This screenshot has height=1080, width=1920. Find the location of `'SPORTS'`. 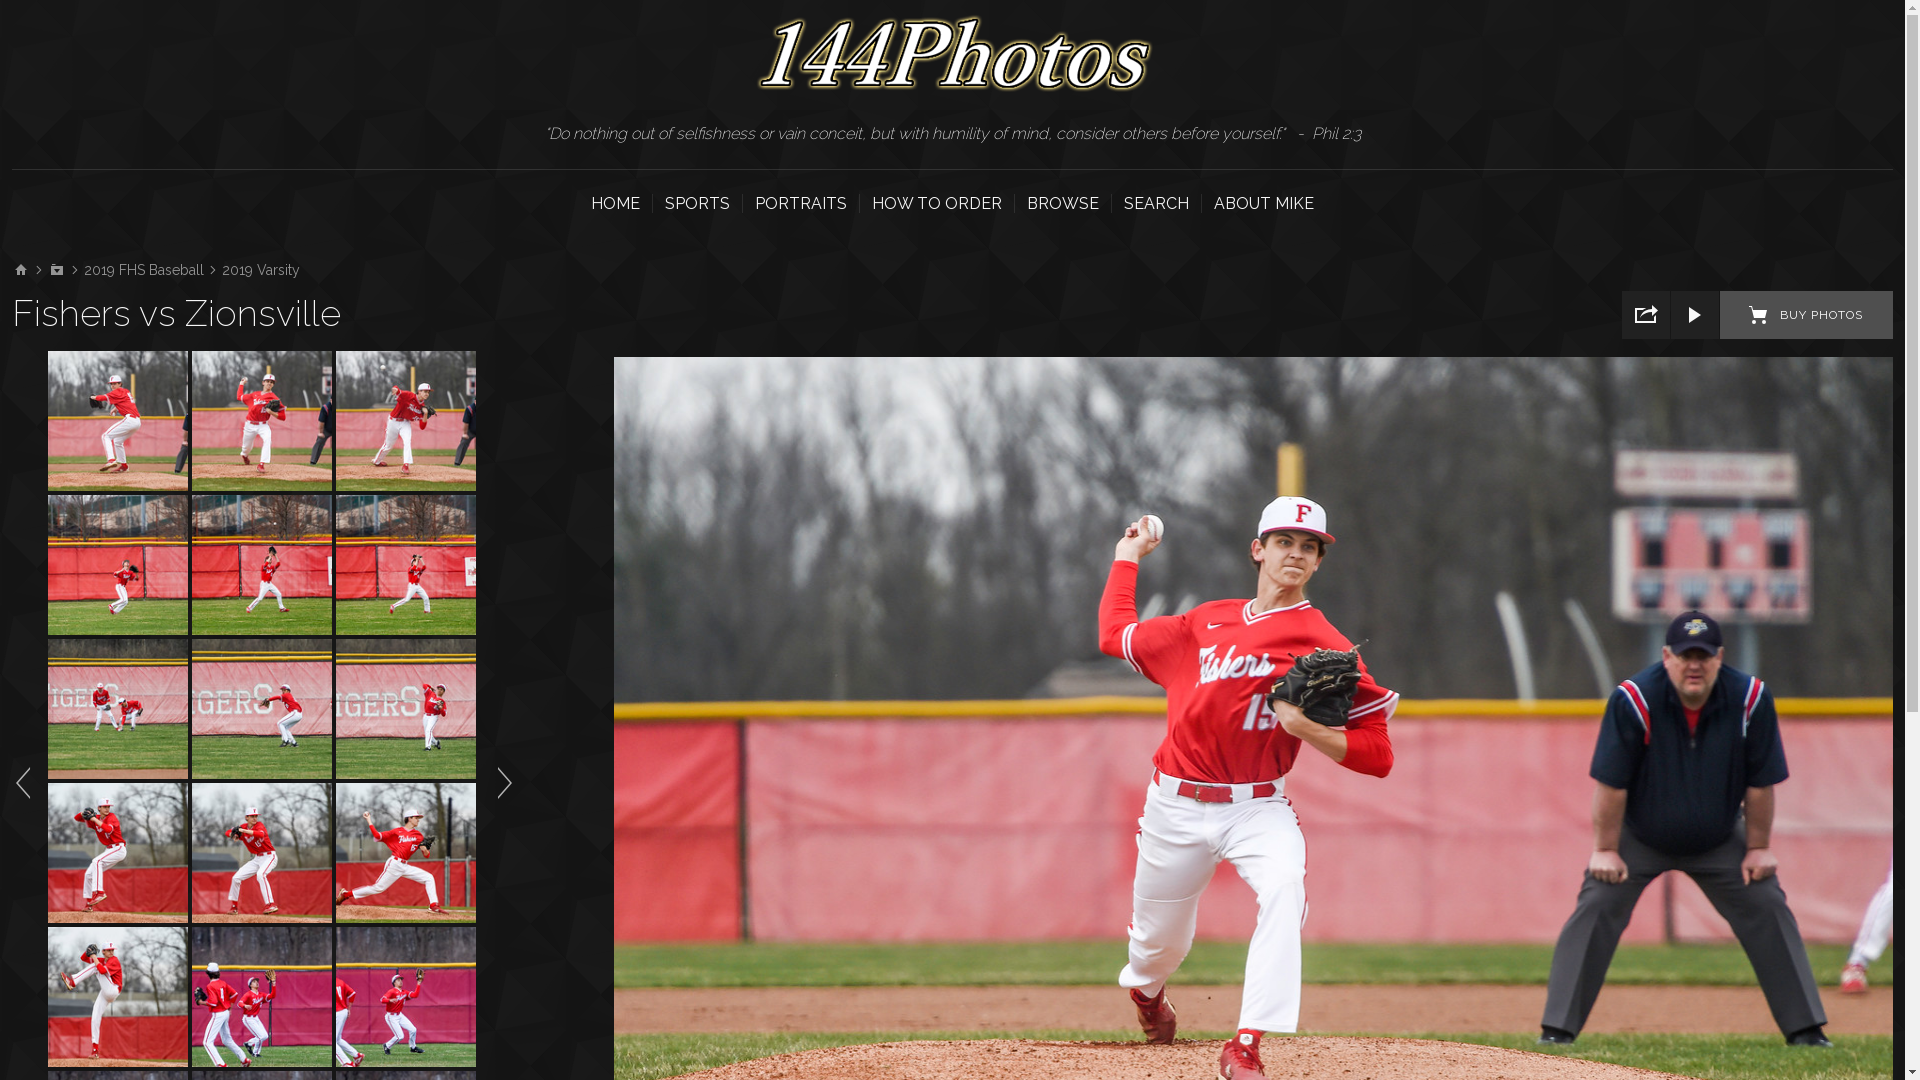

'SPORTS' is located at coordinates (697, 203).